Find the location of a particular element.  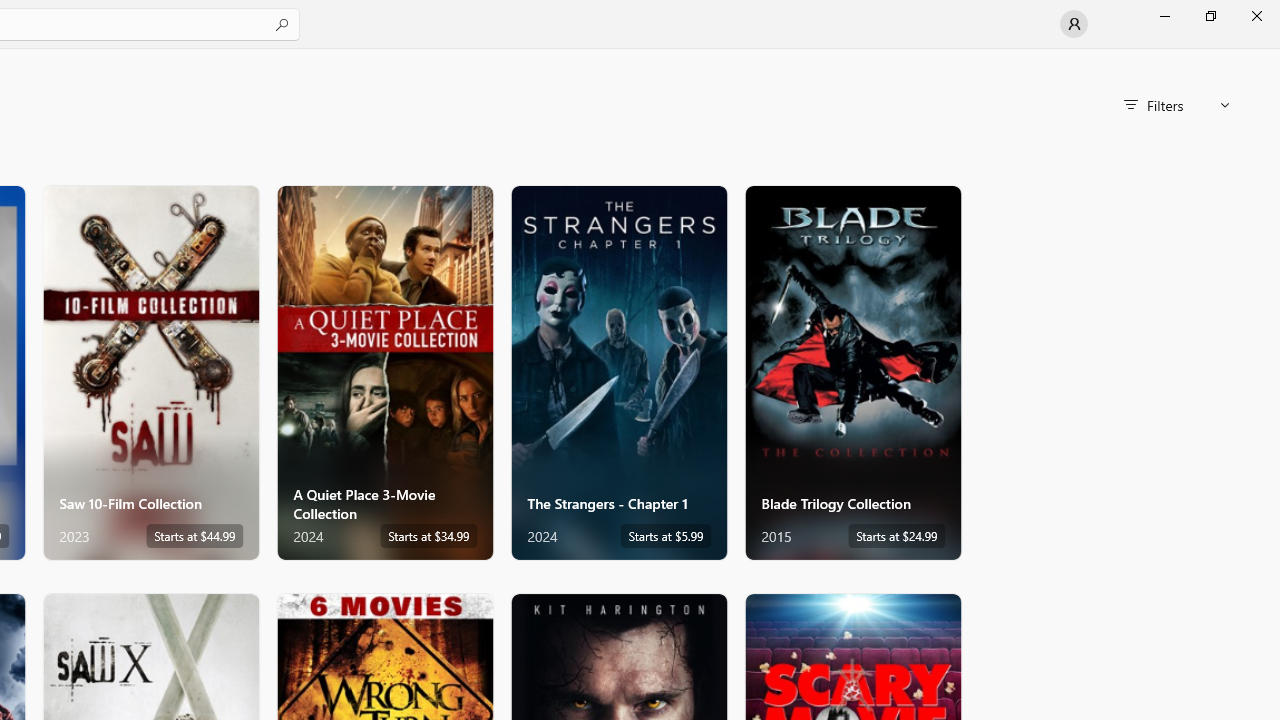

'Saw 10-Film Collection. Starts at $44.99  ' is located at coordinates (150, 372).